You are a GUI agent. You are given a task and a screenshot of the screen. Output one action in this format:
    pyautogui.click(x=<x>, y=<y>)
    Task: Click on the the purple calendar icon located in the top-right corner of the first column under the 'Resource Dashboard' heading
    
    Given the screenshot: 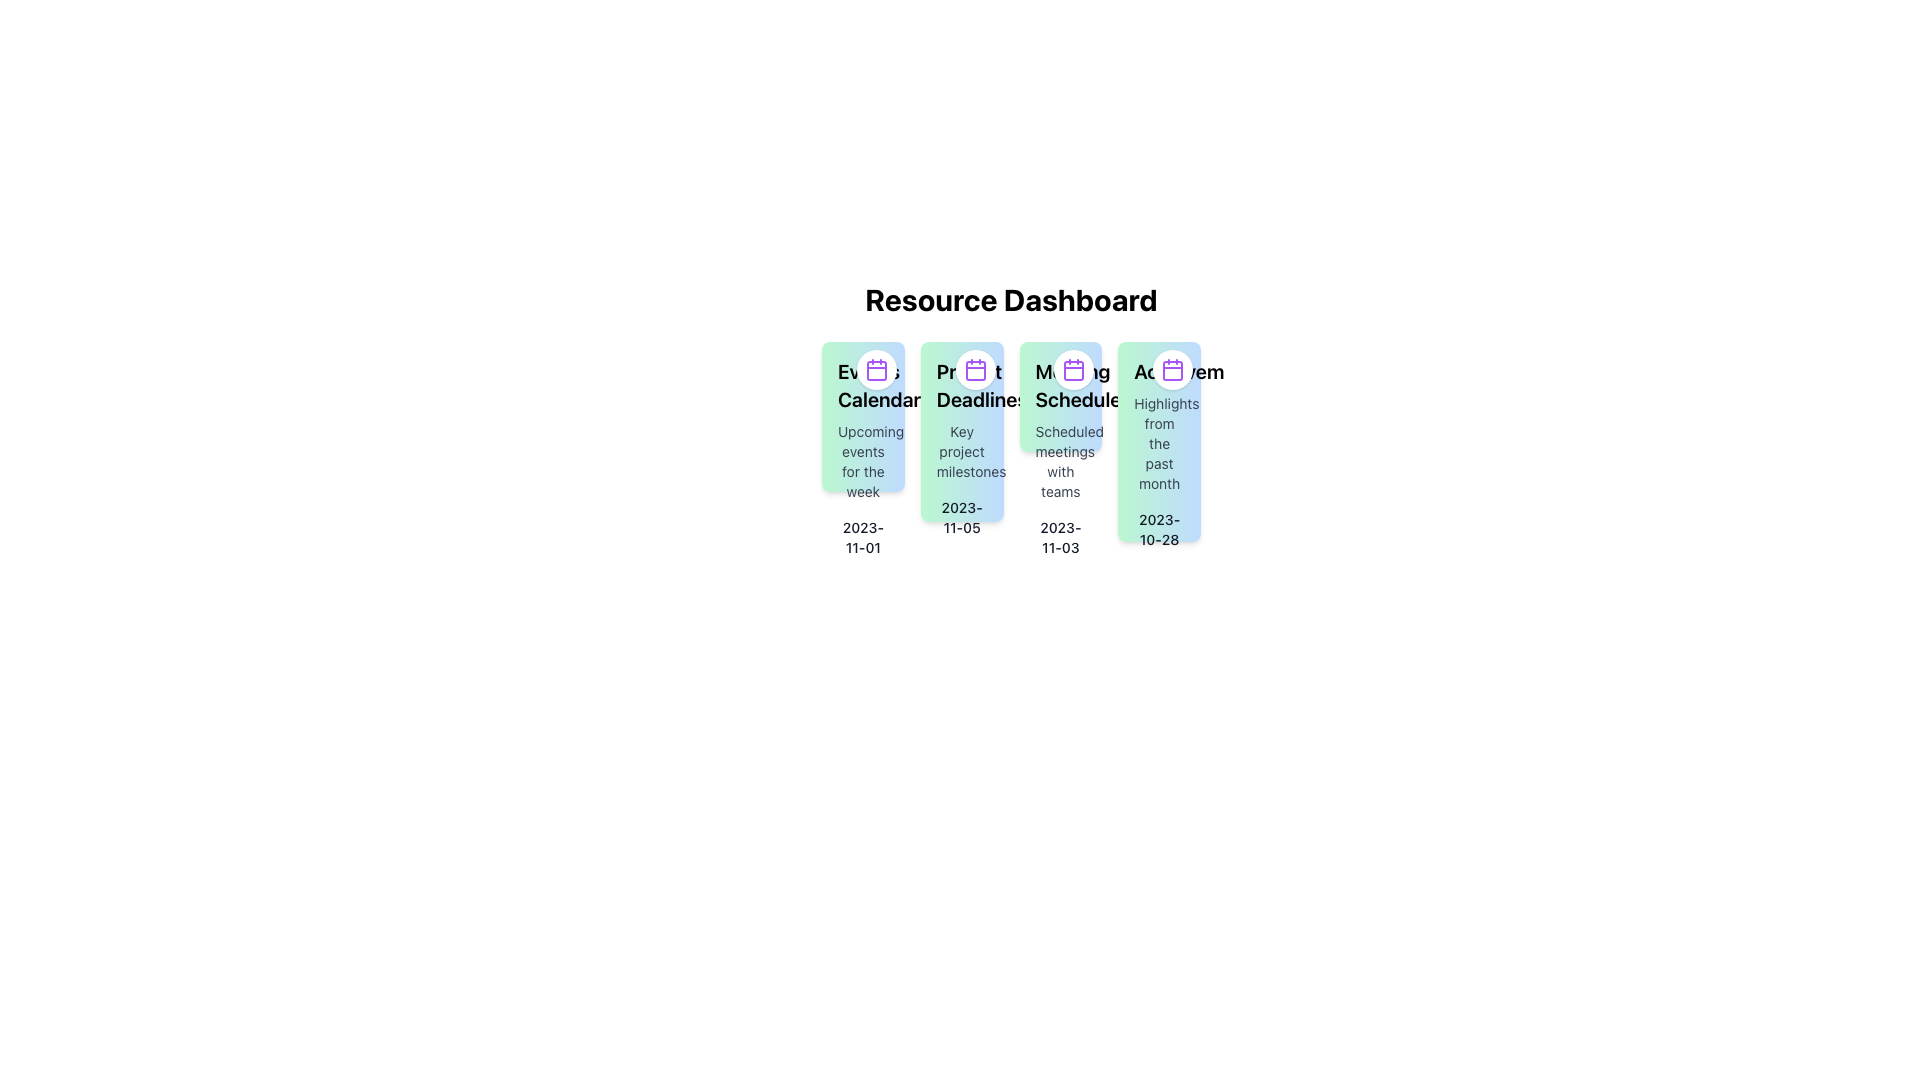 What is the action you would take?
    pyautogui.click(x=876, y=370)
    